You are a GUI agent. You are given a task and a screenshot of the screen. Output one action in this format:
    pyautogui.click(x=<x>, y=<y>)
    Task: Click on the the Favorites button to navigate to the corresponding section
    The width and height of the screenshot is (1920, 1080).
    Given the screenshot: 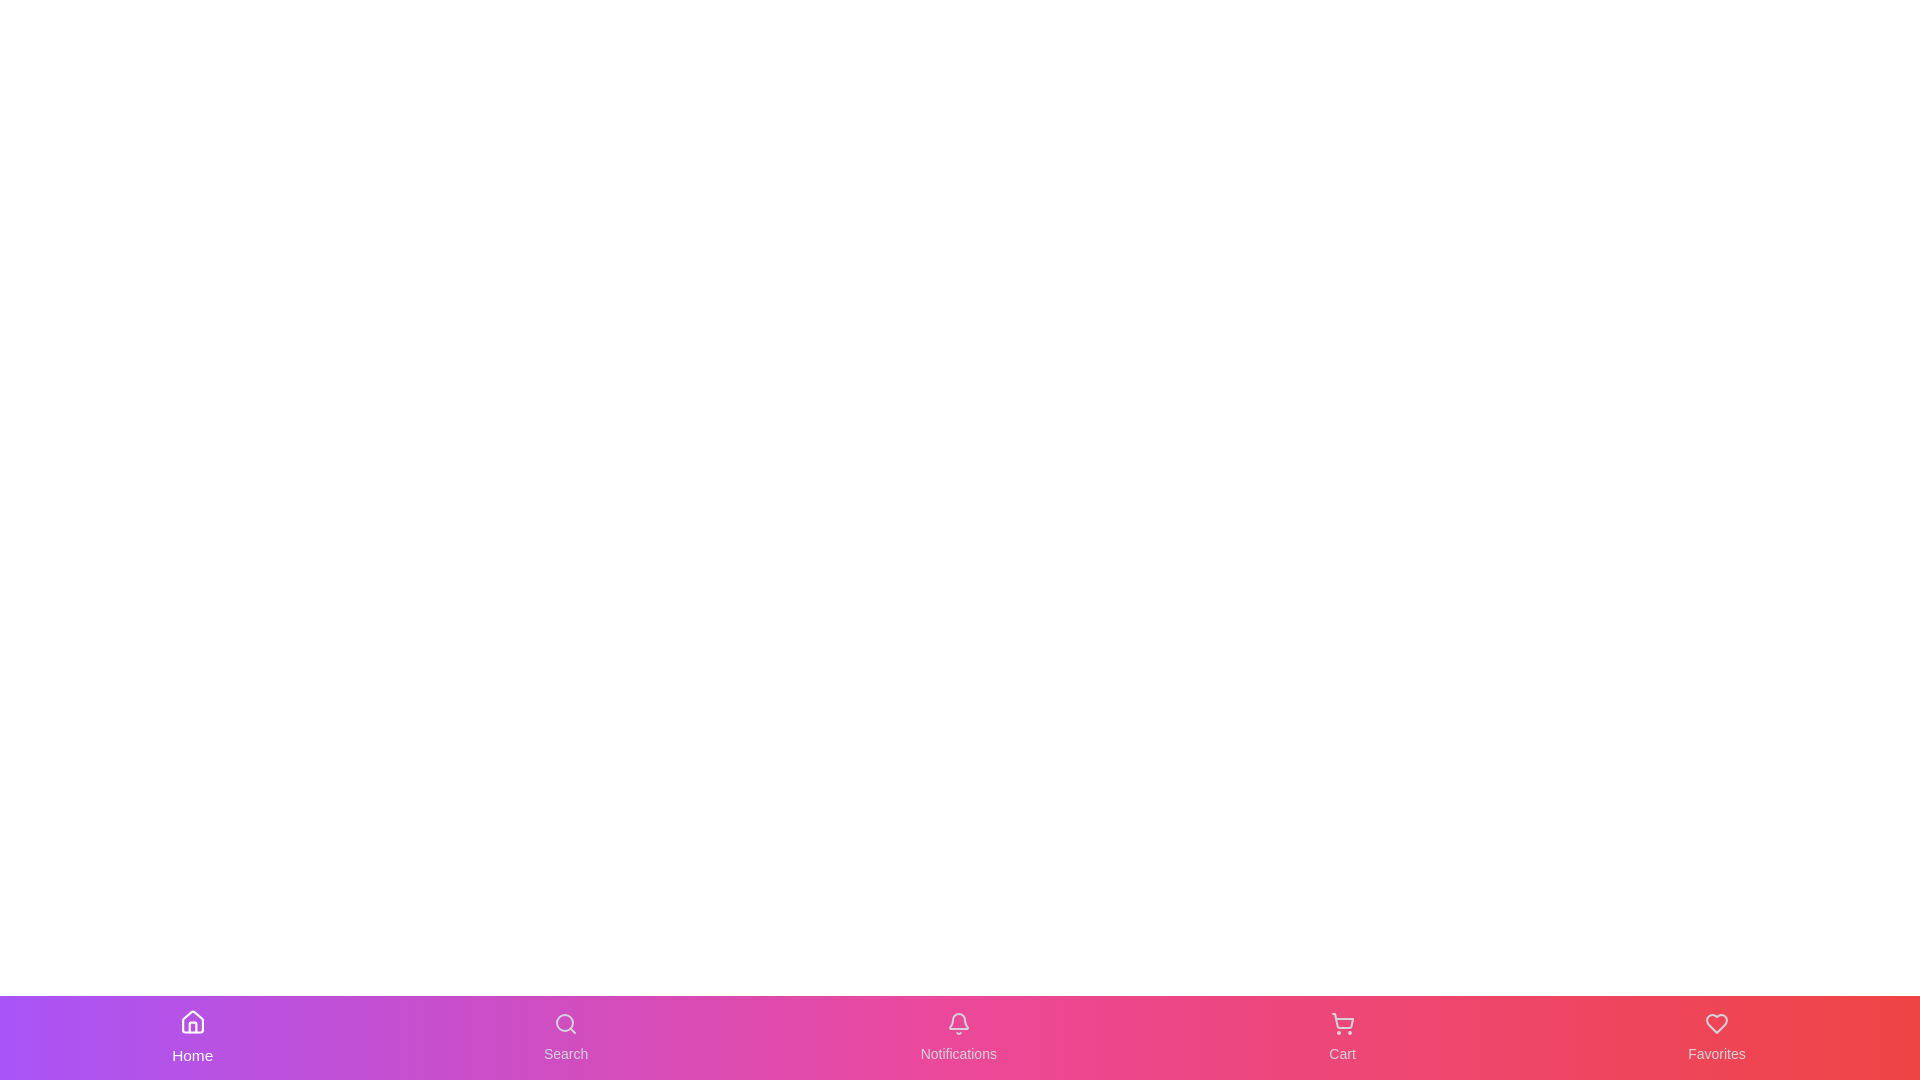 What is the action you would take?
    pyautogui.click(x=1716, y=1036)
    